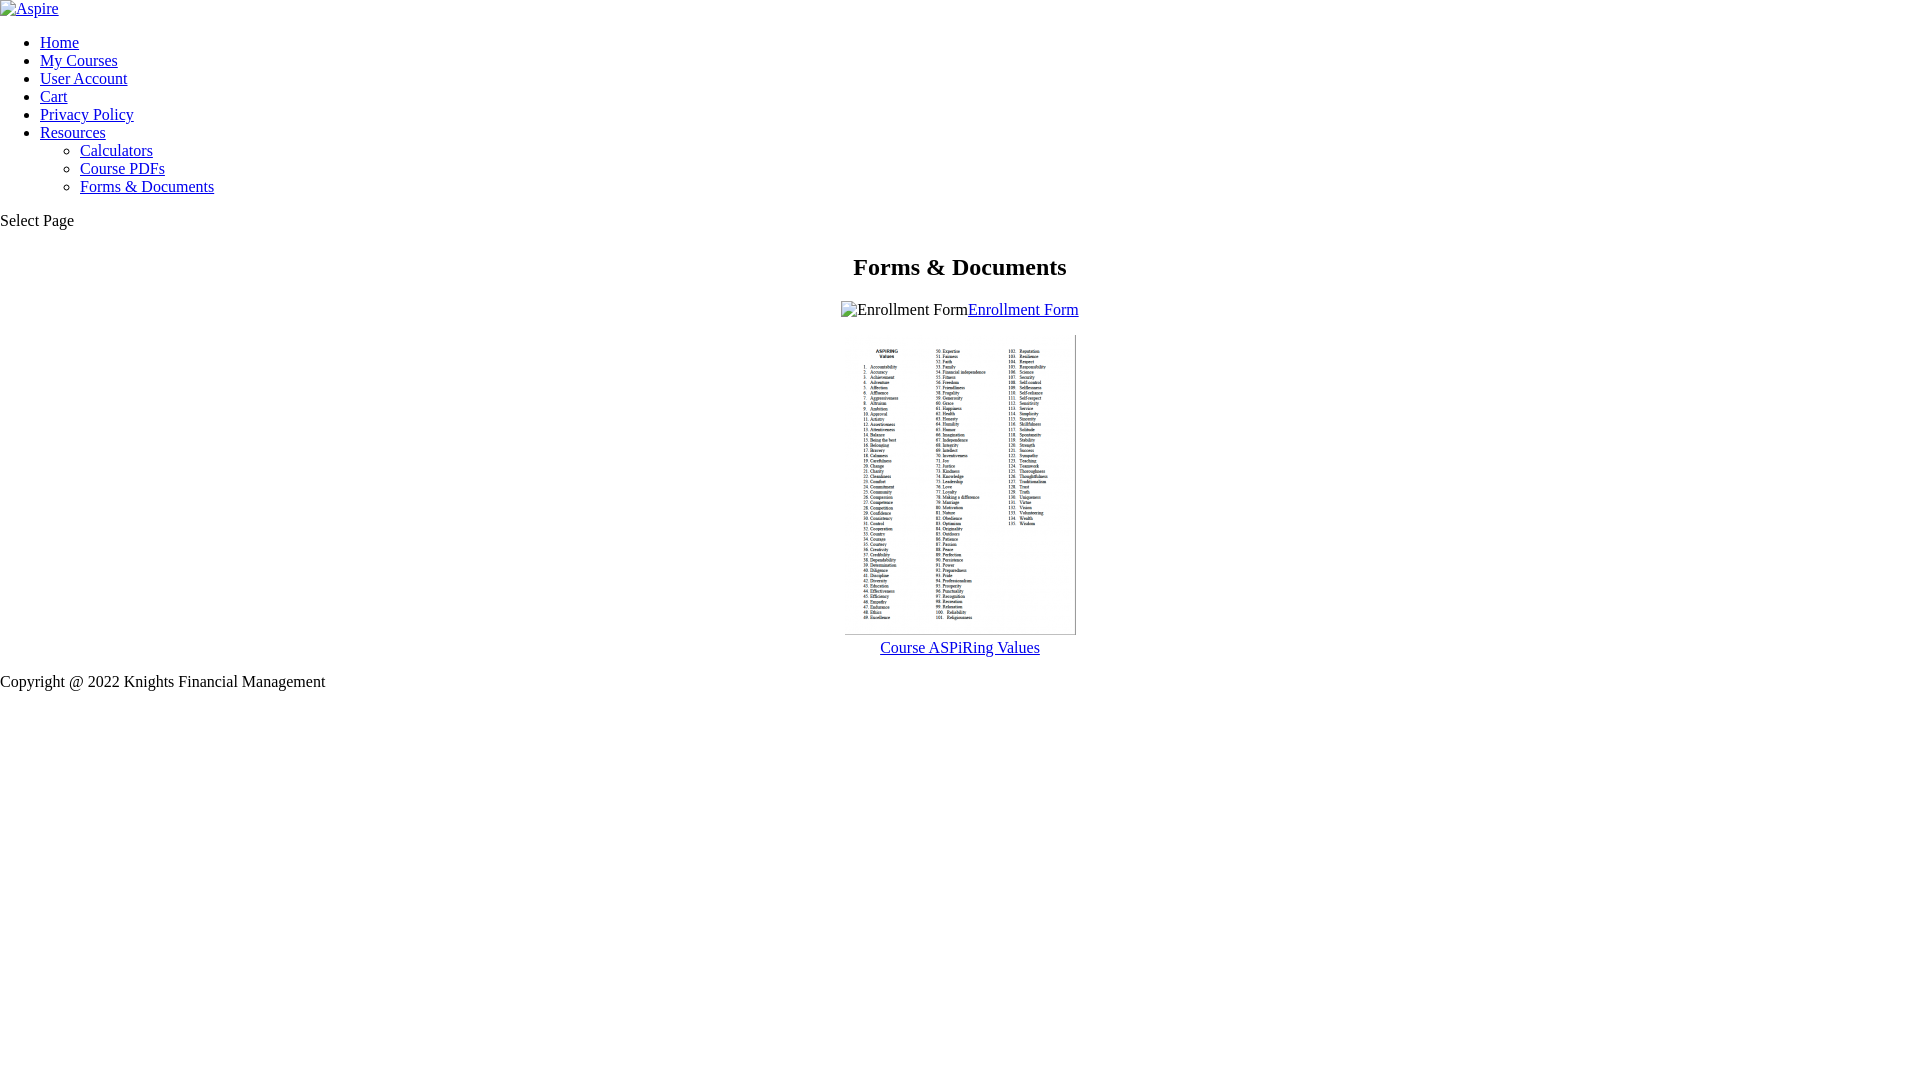 The width and height of the screenshot is (1920, 1080). I want to click on 'Enrollment Form', so click(1023, 309).